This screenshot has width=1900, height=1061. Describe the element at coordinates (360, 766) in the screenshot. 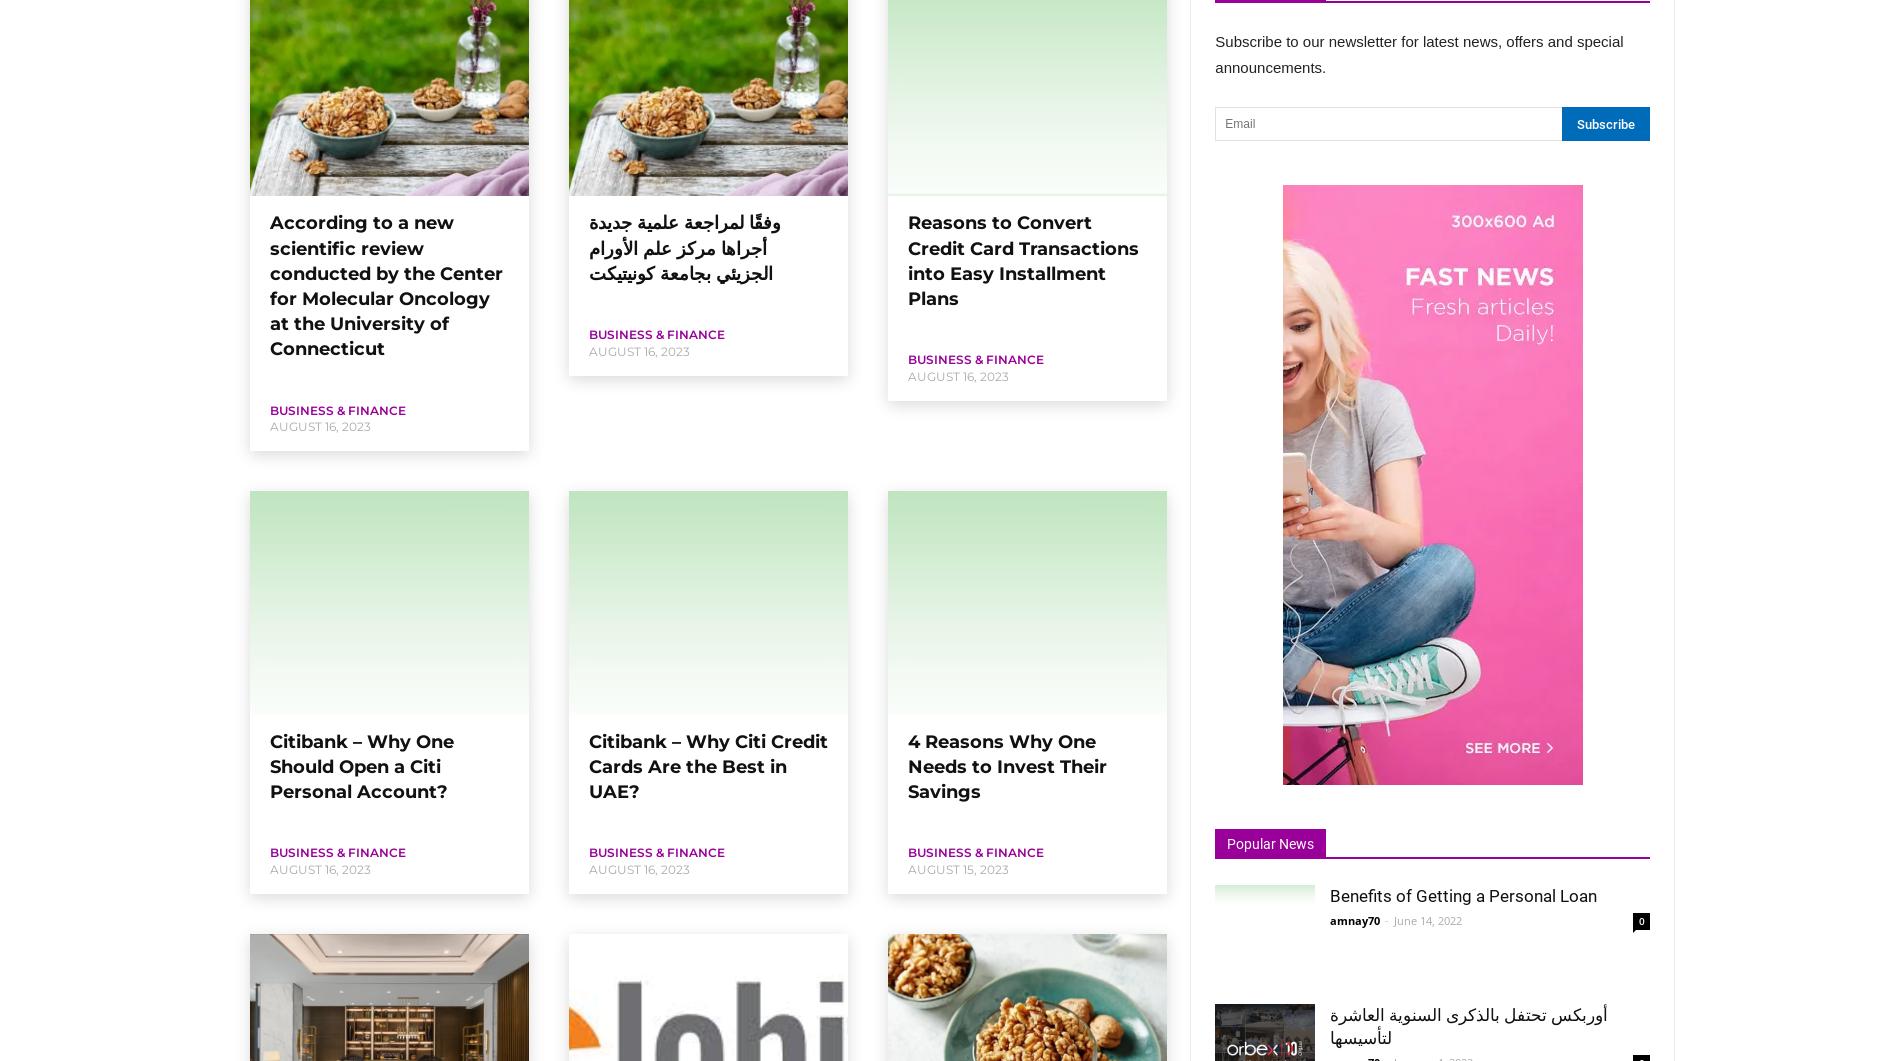

I see `'Citibank – Why One Should Open a Citi Personal Account?'` at that location.